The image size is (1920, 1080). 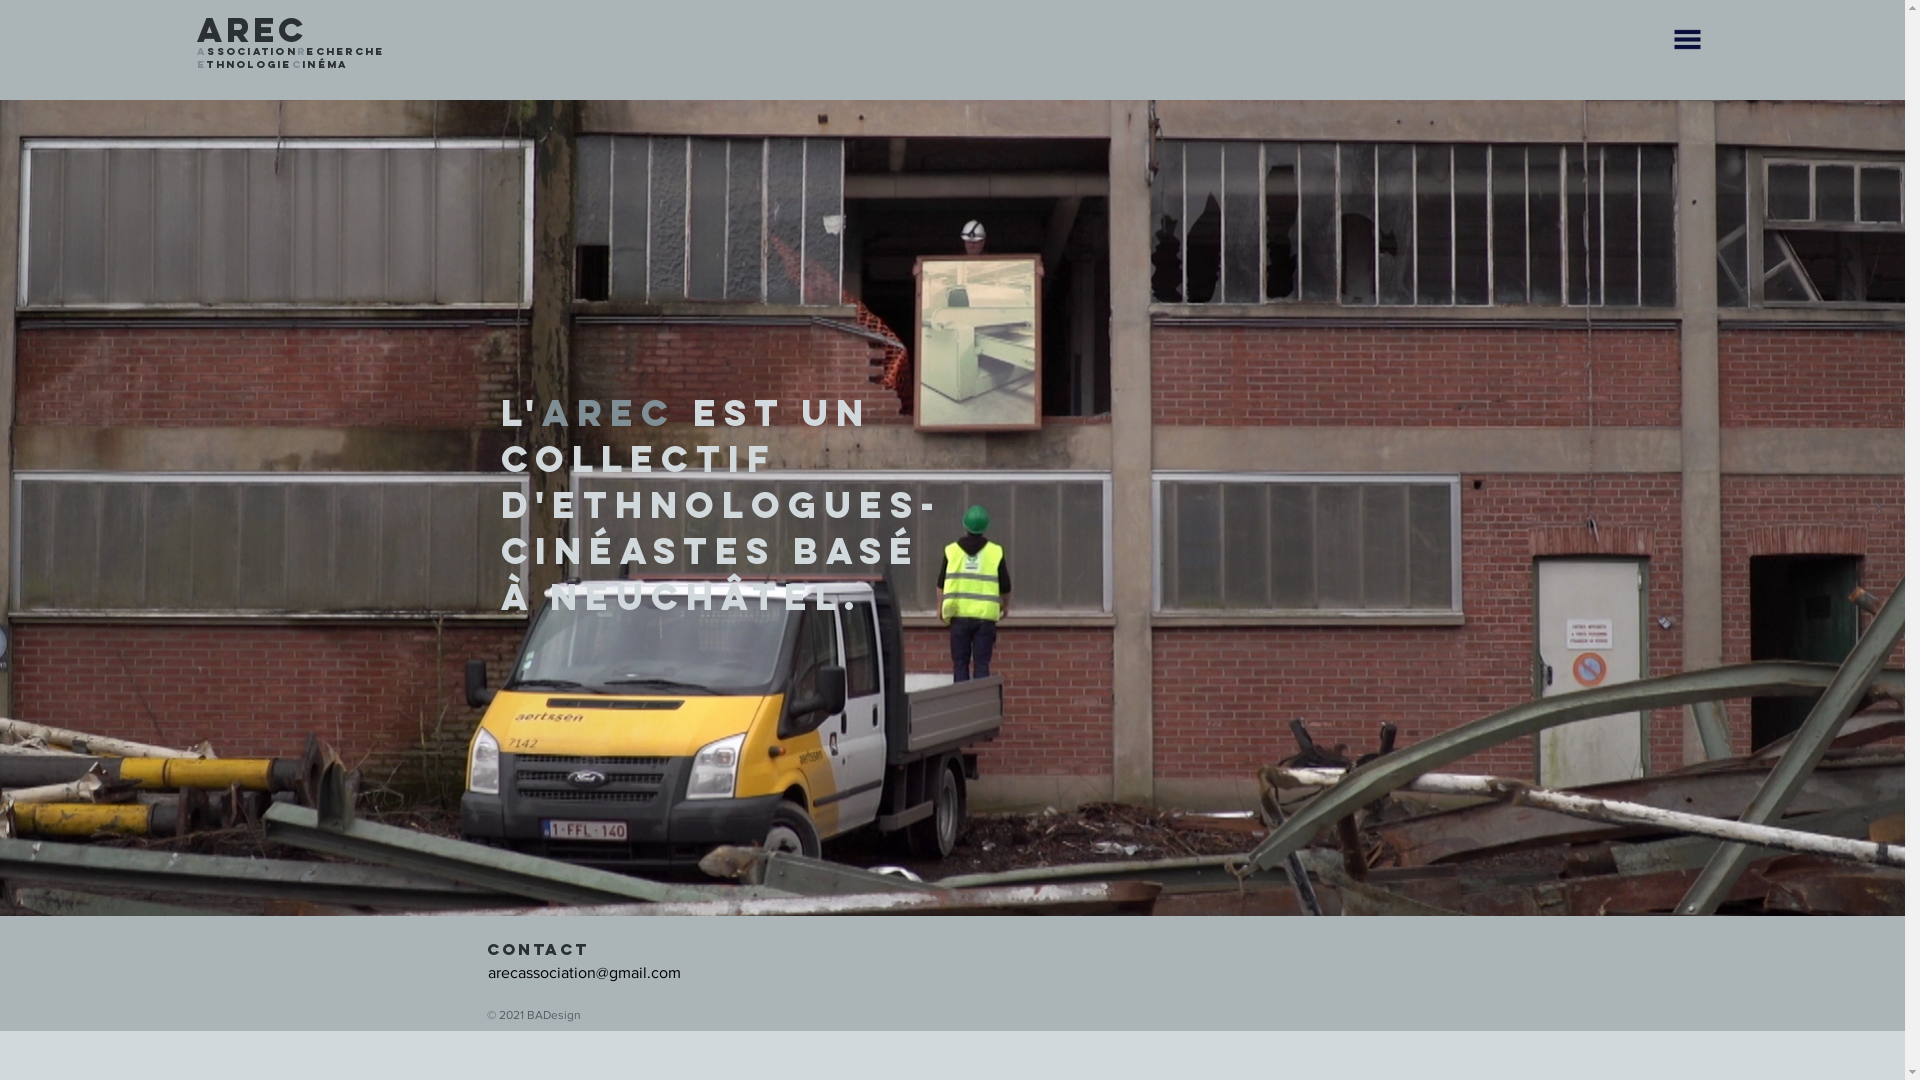 What do you see at coordinates (289, 50) in the screenshot?
I see `'AssociationRecherche'` at bounding box center [289, 50].